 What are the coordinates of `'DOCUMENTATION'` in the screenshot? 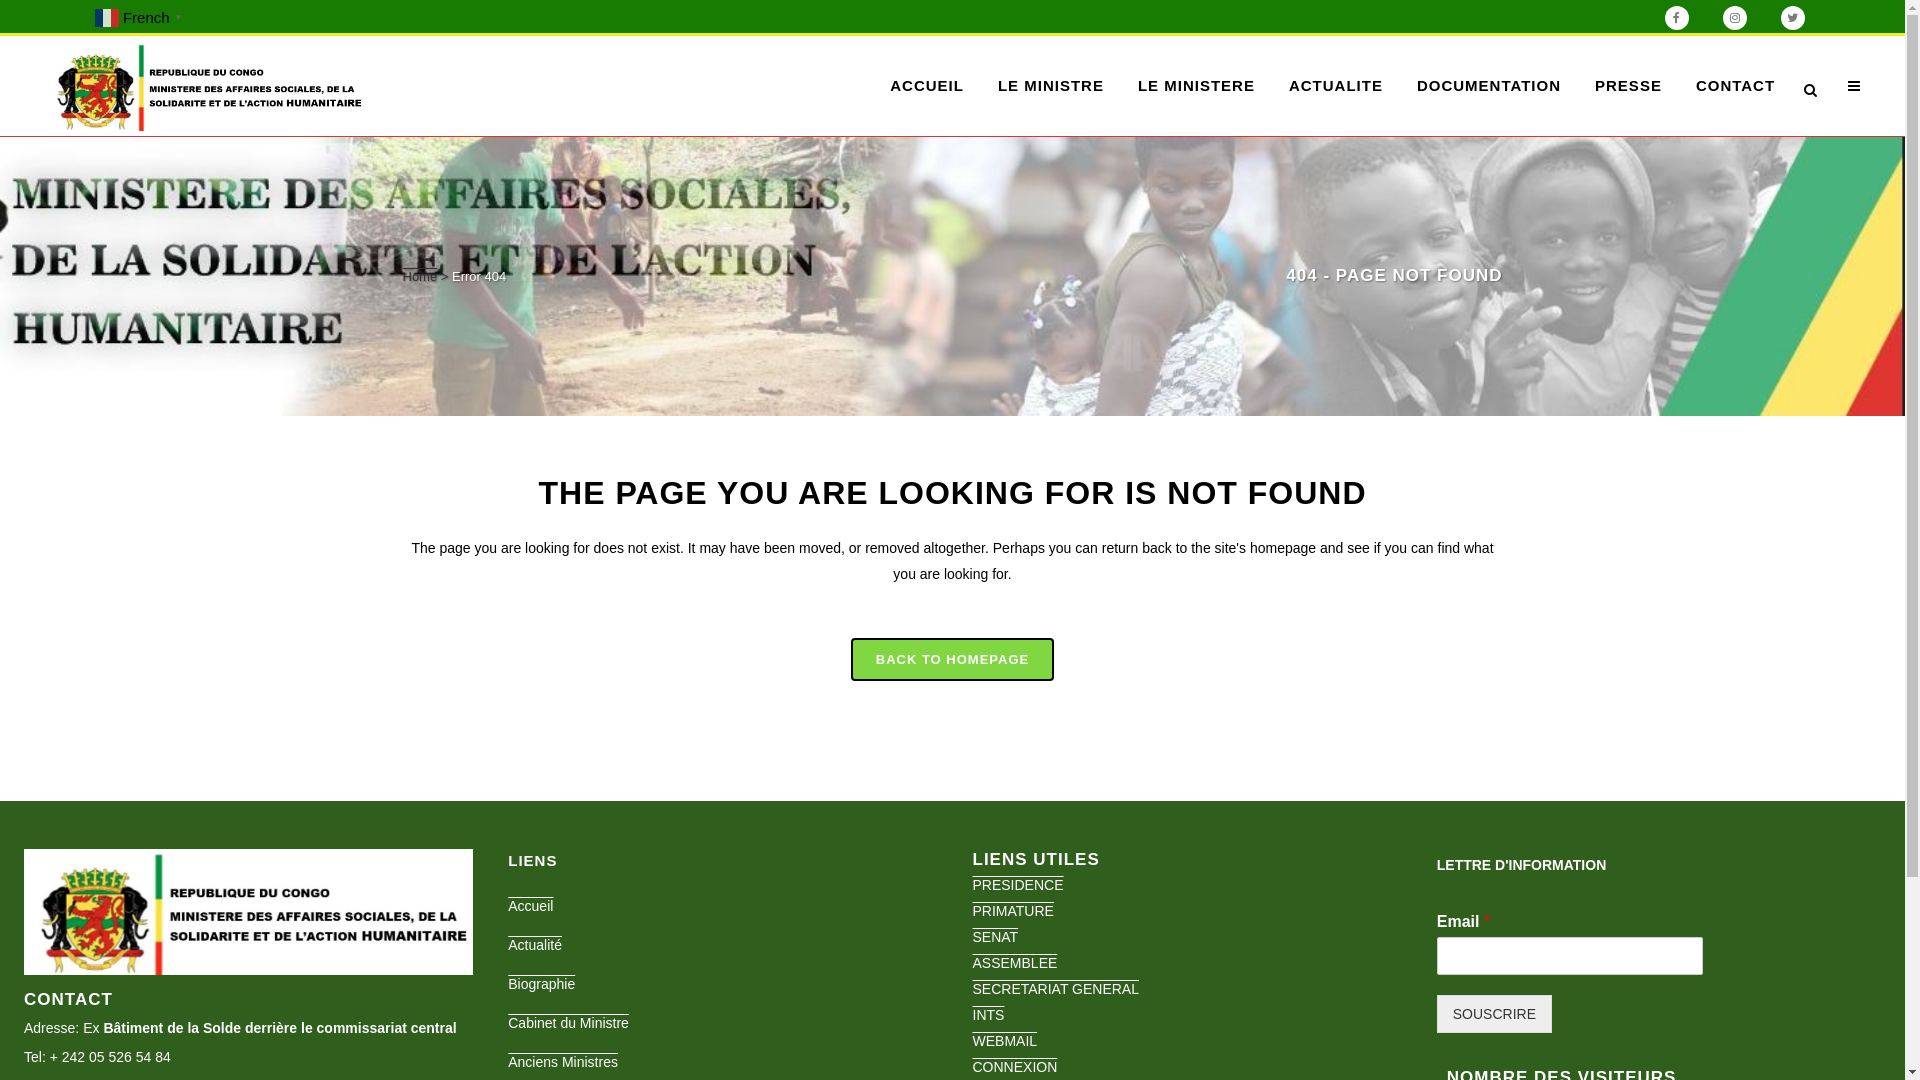 It's located at (1488, 84).